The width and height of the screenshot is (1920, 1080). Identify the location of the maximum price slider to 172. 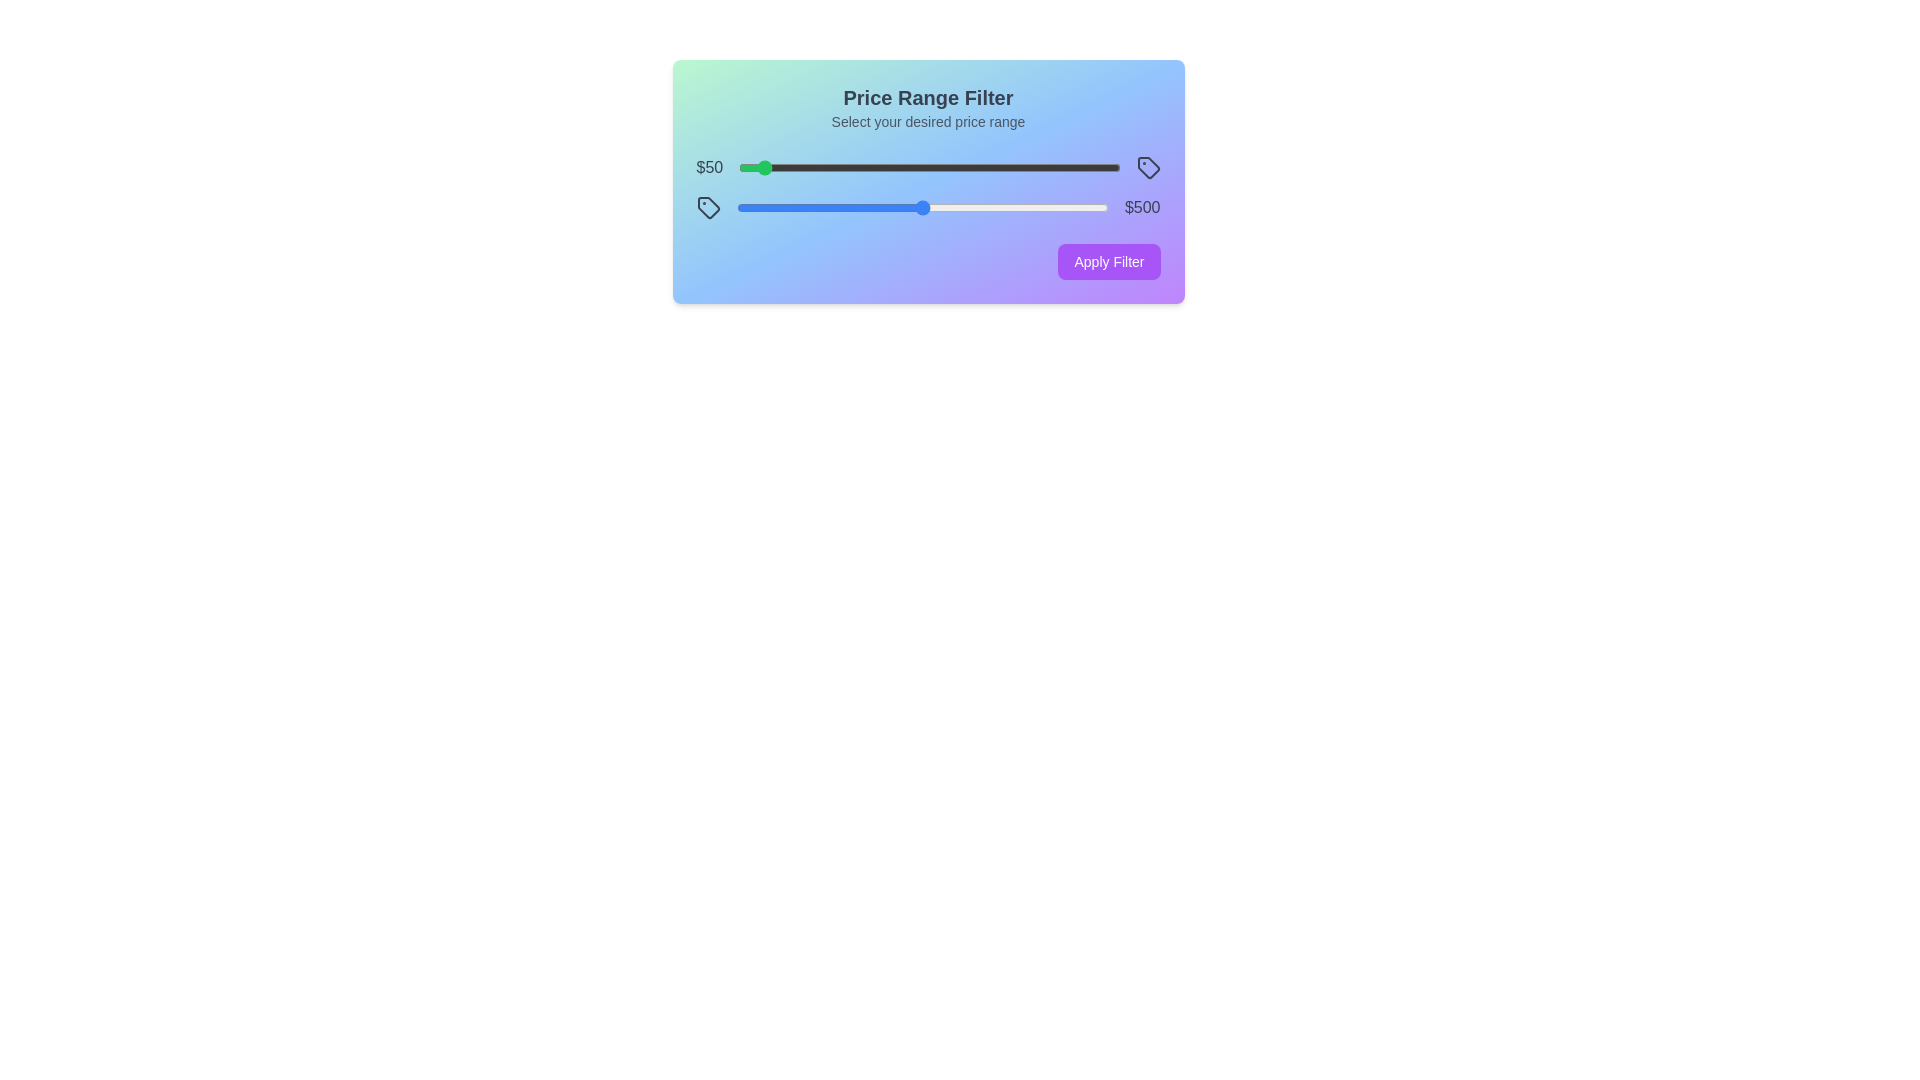
(800, 208).